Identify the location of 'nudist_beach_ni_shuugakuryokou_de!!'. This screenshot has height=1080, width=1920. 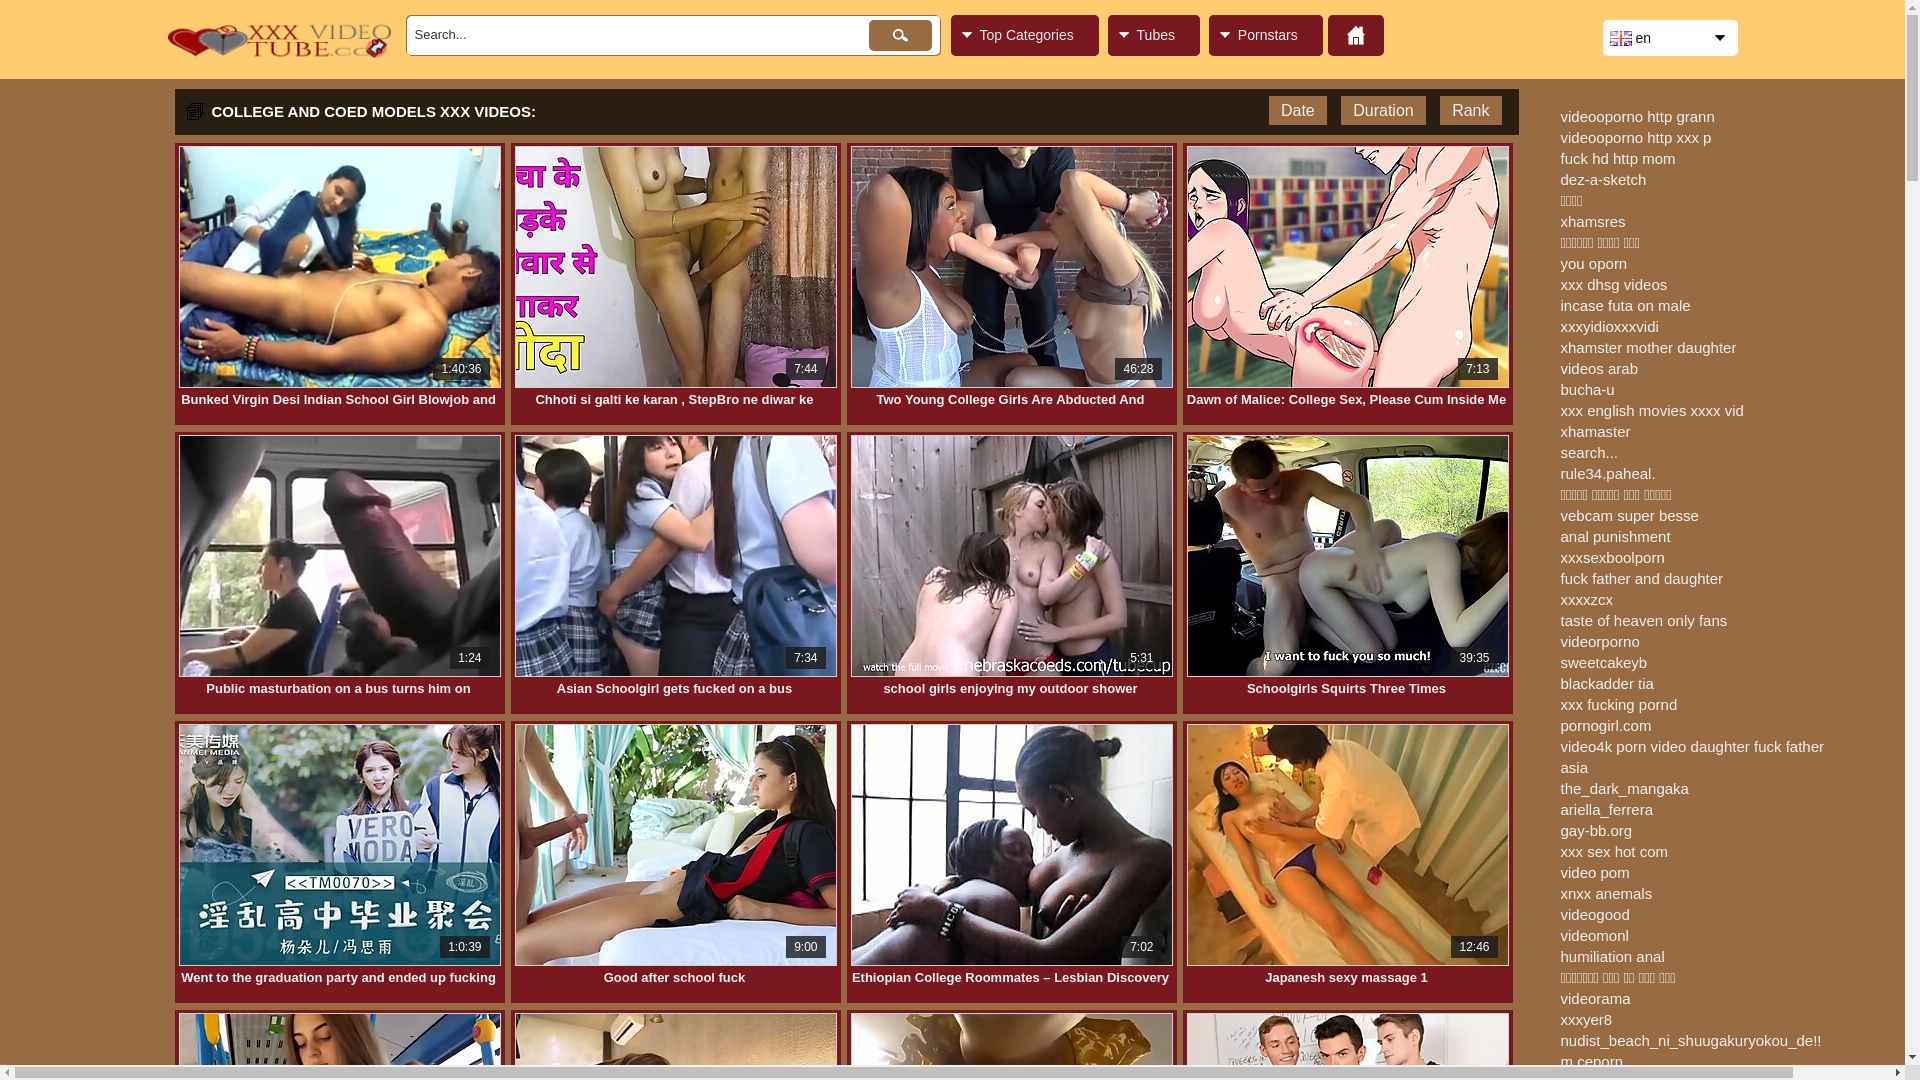
(1689, 1039).